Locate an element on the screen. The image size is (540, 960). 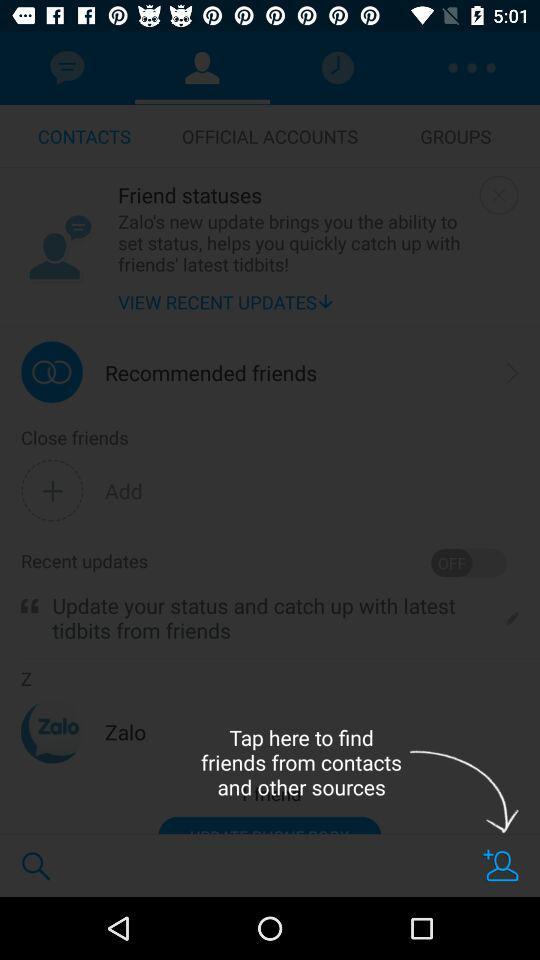
icon next to the official accounts icon is located at coordinates (455, 135).